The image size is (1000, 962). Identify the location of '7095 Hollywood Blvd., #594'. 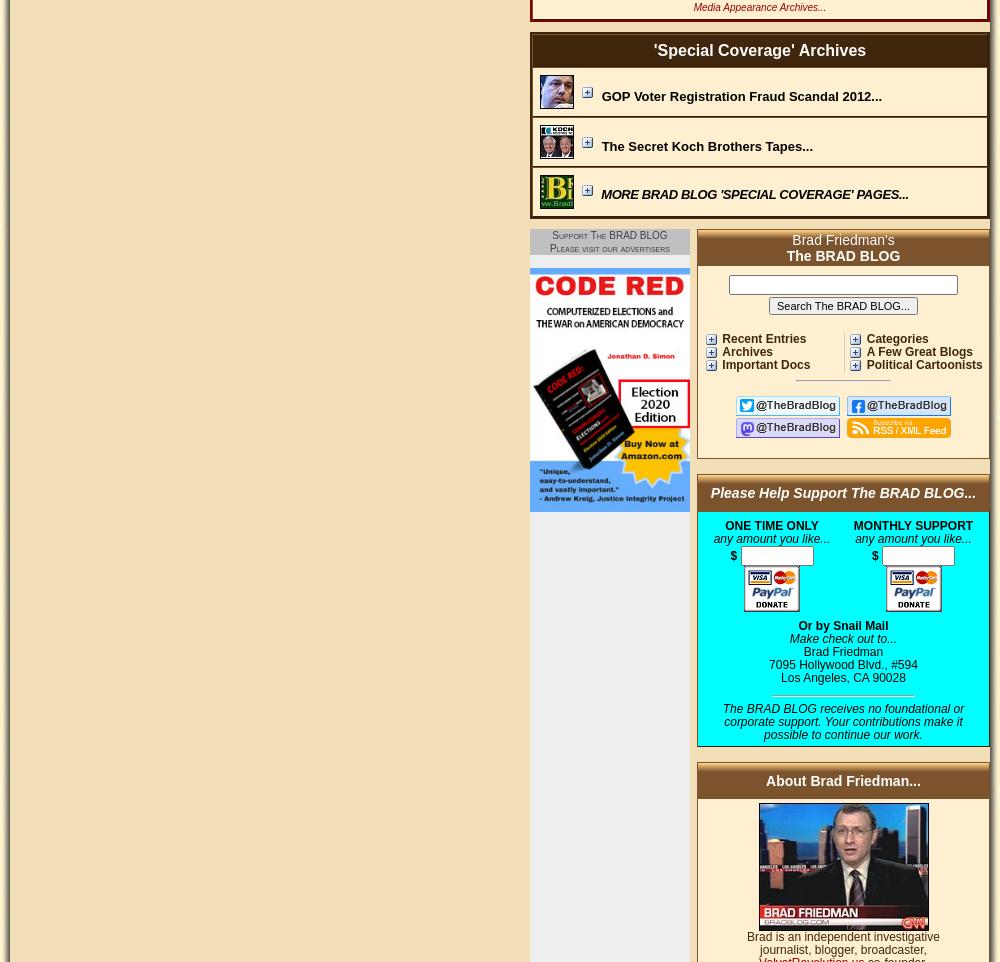
(769, 665).